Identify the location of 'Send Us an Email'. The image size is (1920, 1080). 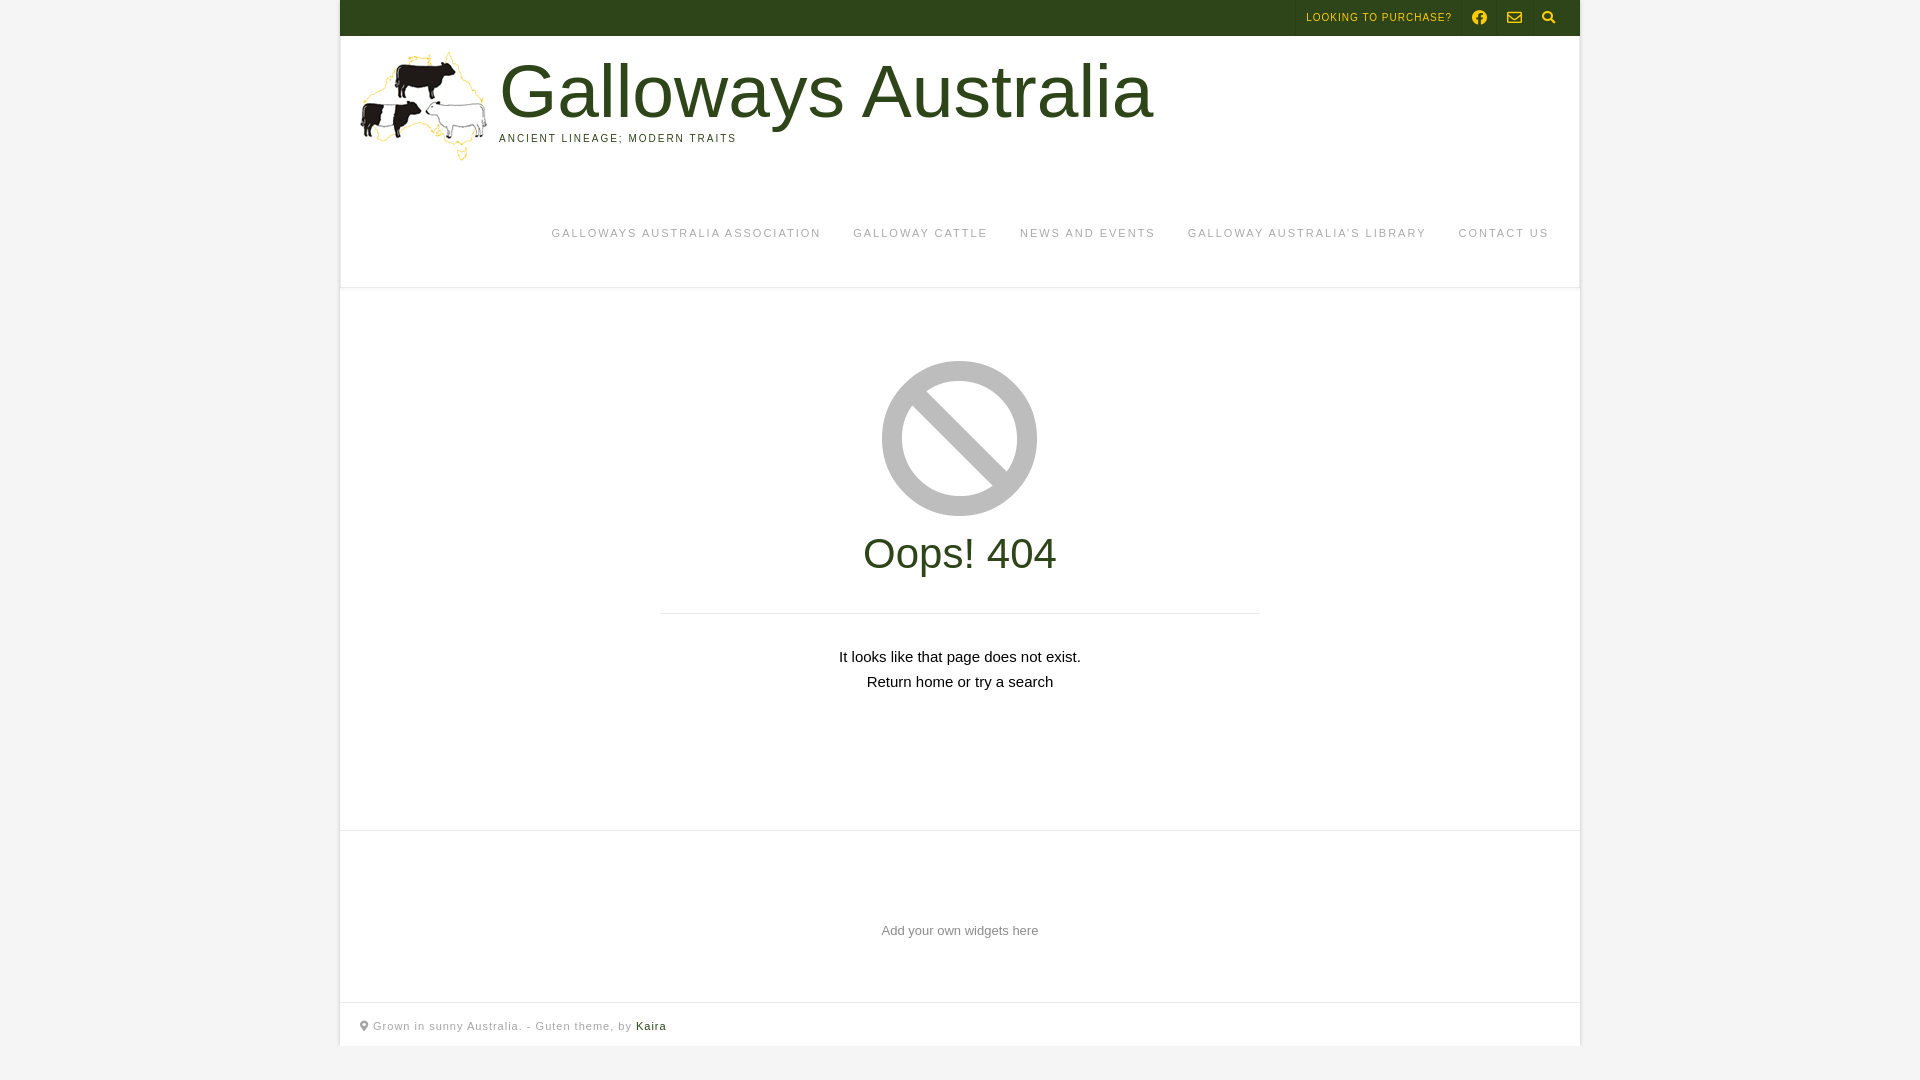
(1514, 17).